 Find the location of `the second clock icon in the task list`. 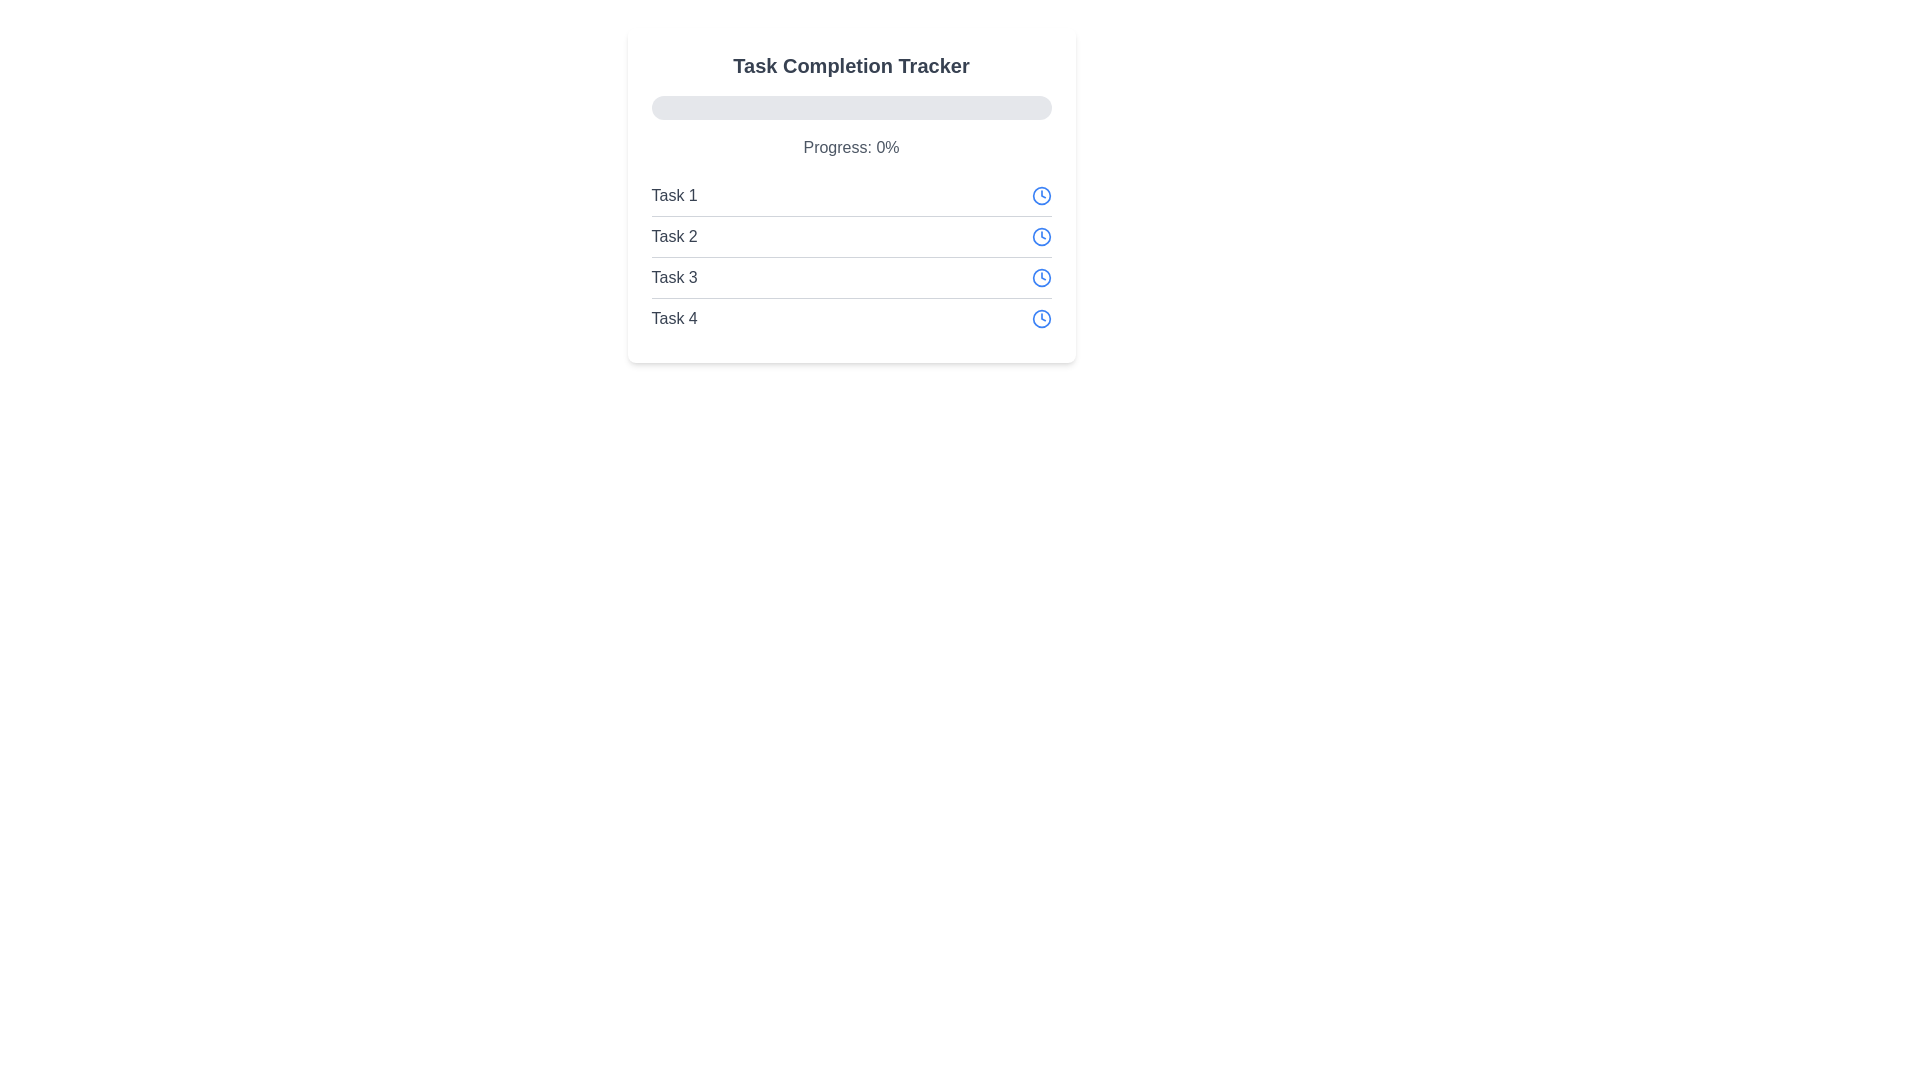

the second clock icon in the task list is located at coordinates (1040, 235).